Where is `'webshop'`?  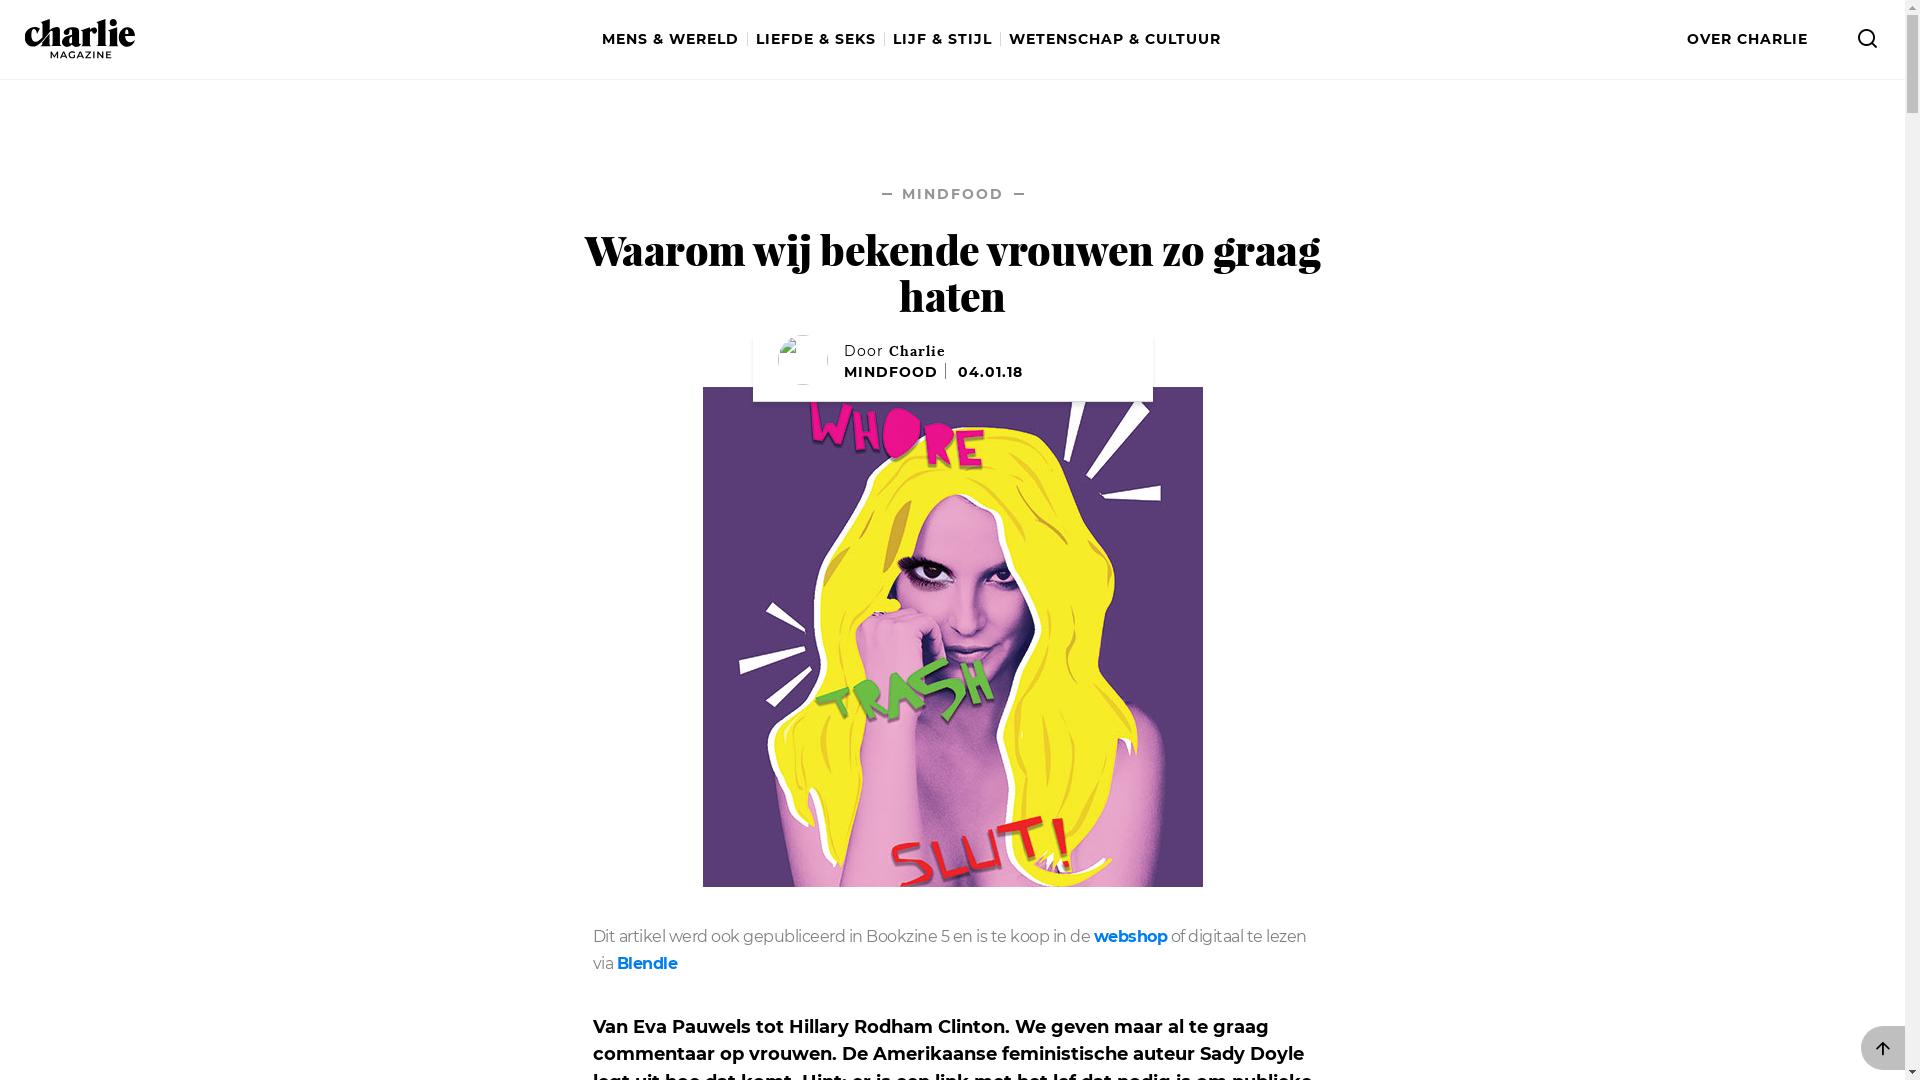
'webshop' is located at coordinates (1131, 937).